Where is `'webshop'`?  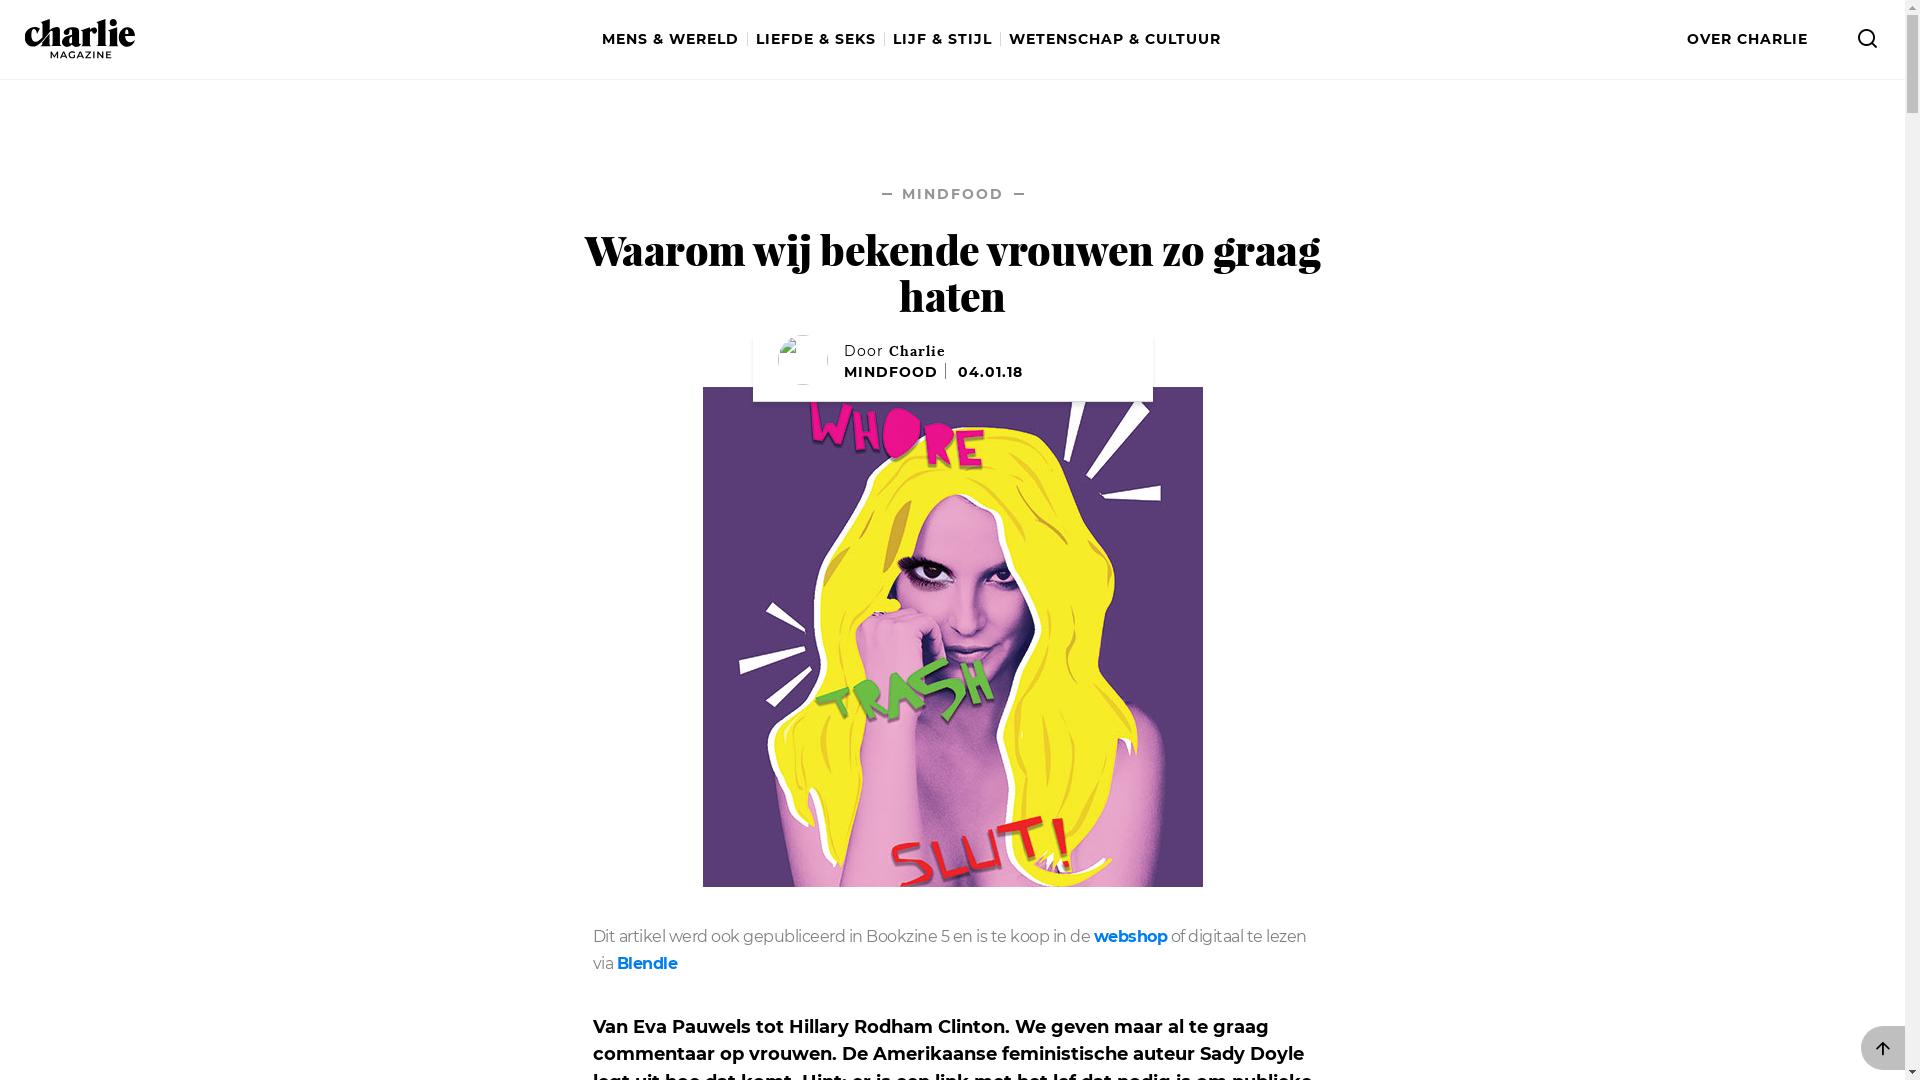
'webshop' is located at coordinates (1131, 937).